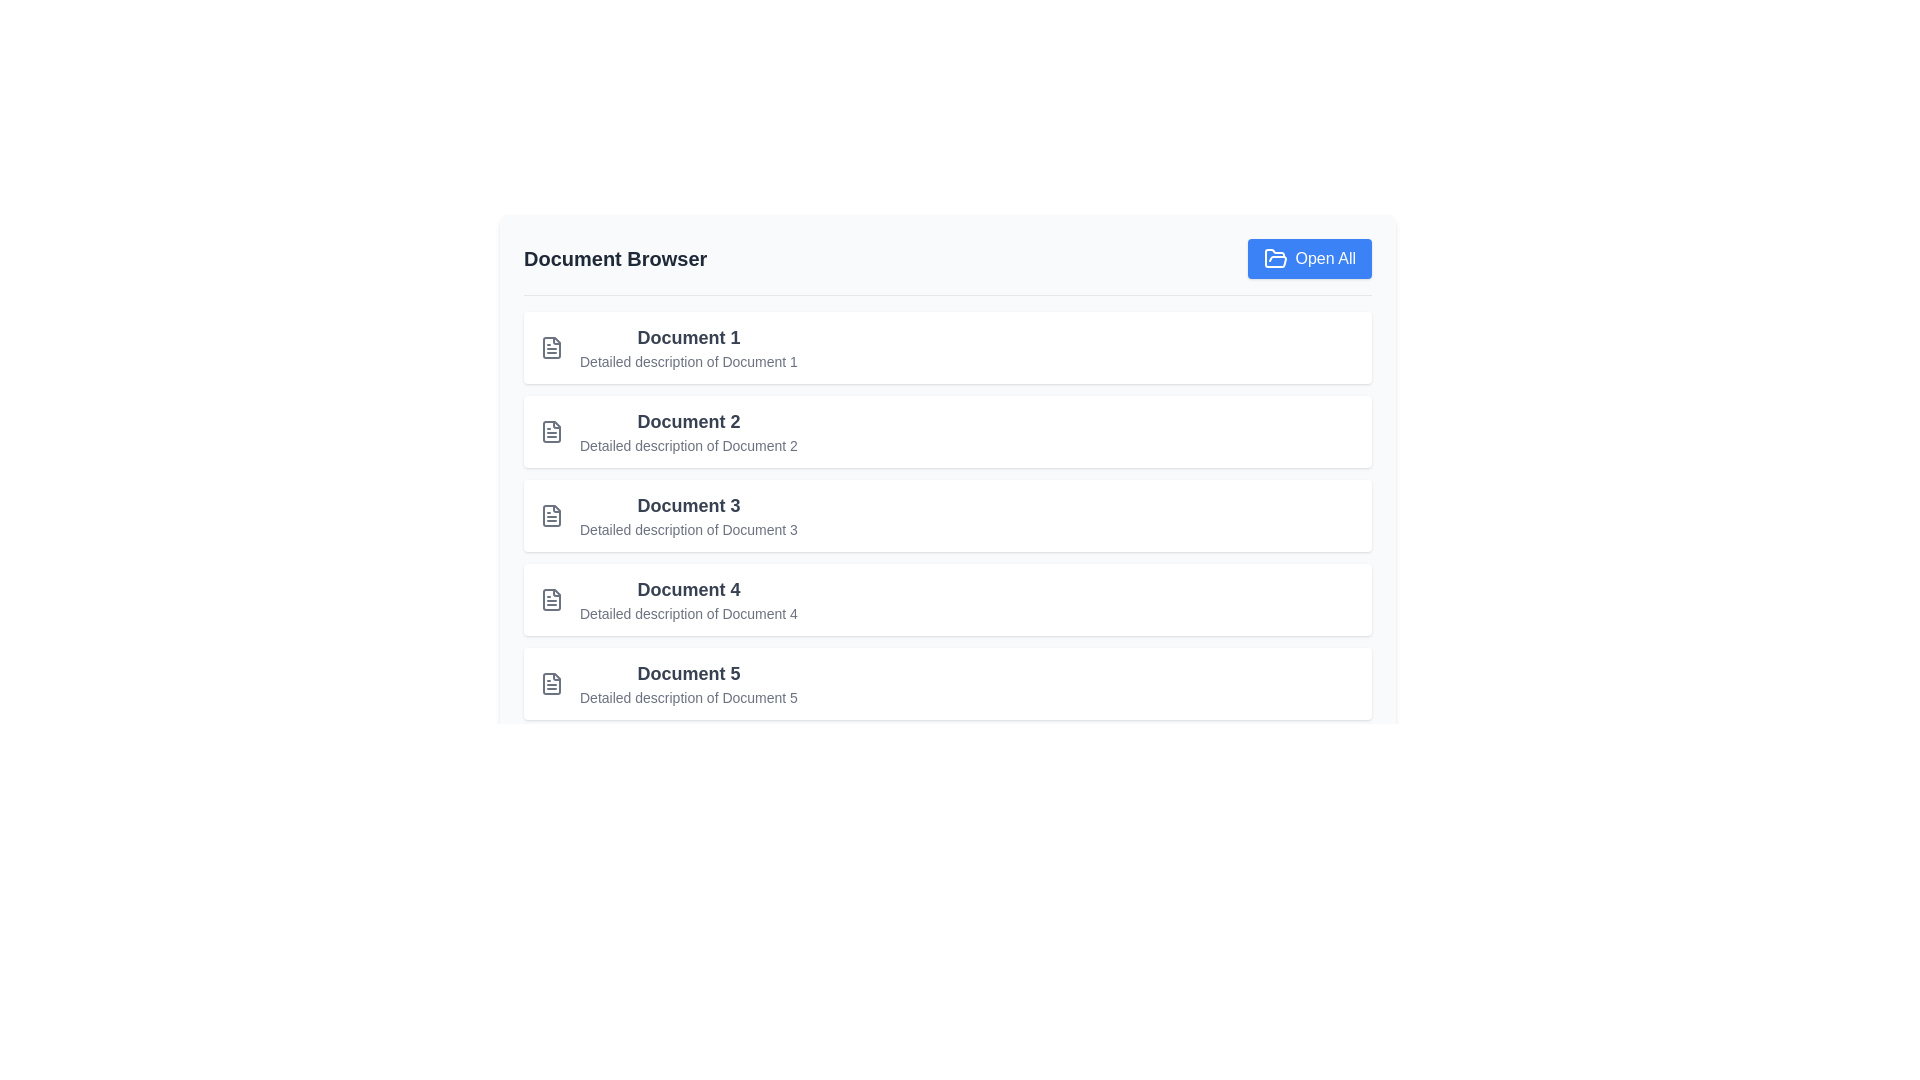 Image resolution: width=1920 pixels, height=1080 pixels. I want to click on the document icon located to the left of the 'Document 4' title, so click(552, 599).